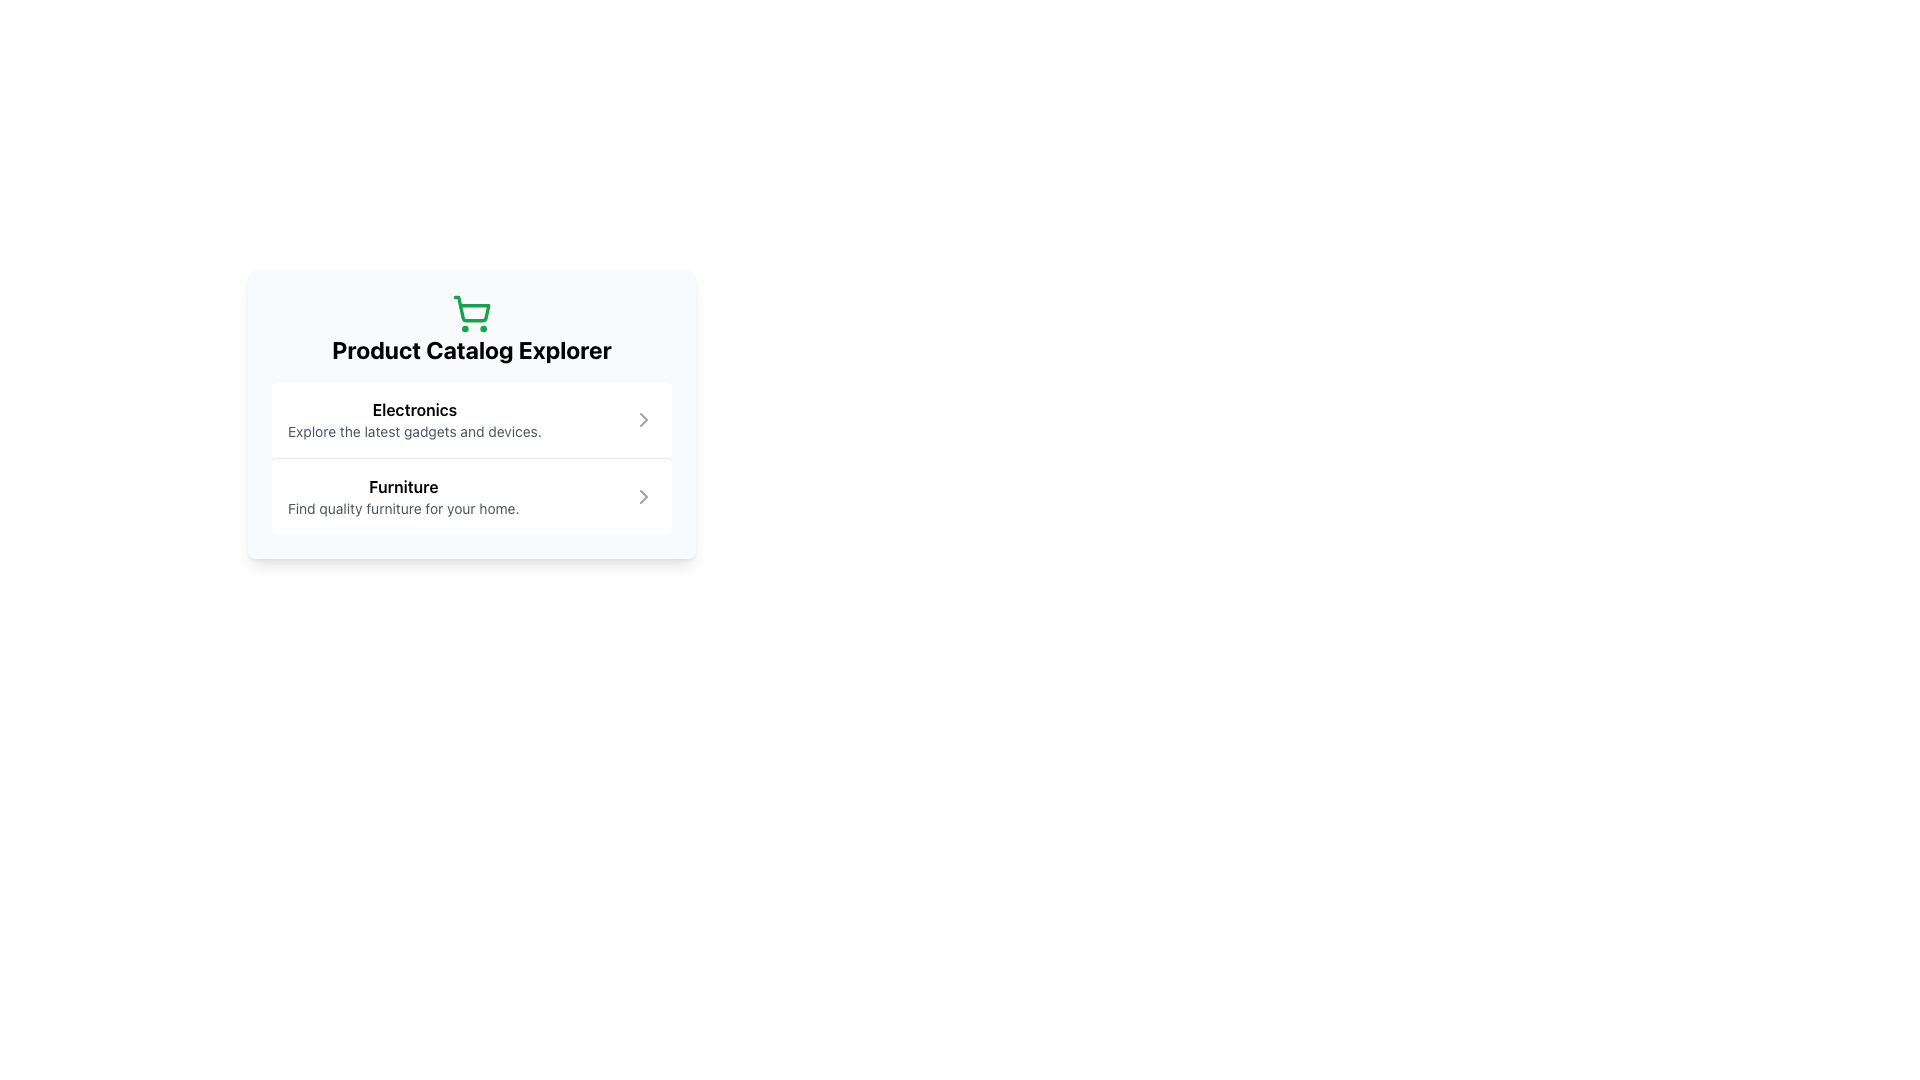 The width and height of the screenshot is (1920, 1080). Describe the element at coordinates (470, 313) in the screenshot. I see `the Decorative icon that represents a shopping cart, which is positioned above the 'Product Catalog Explorer' text` at that location.